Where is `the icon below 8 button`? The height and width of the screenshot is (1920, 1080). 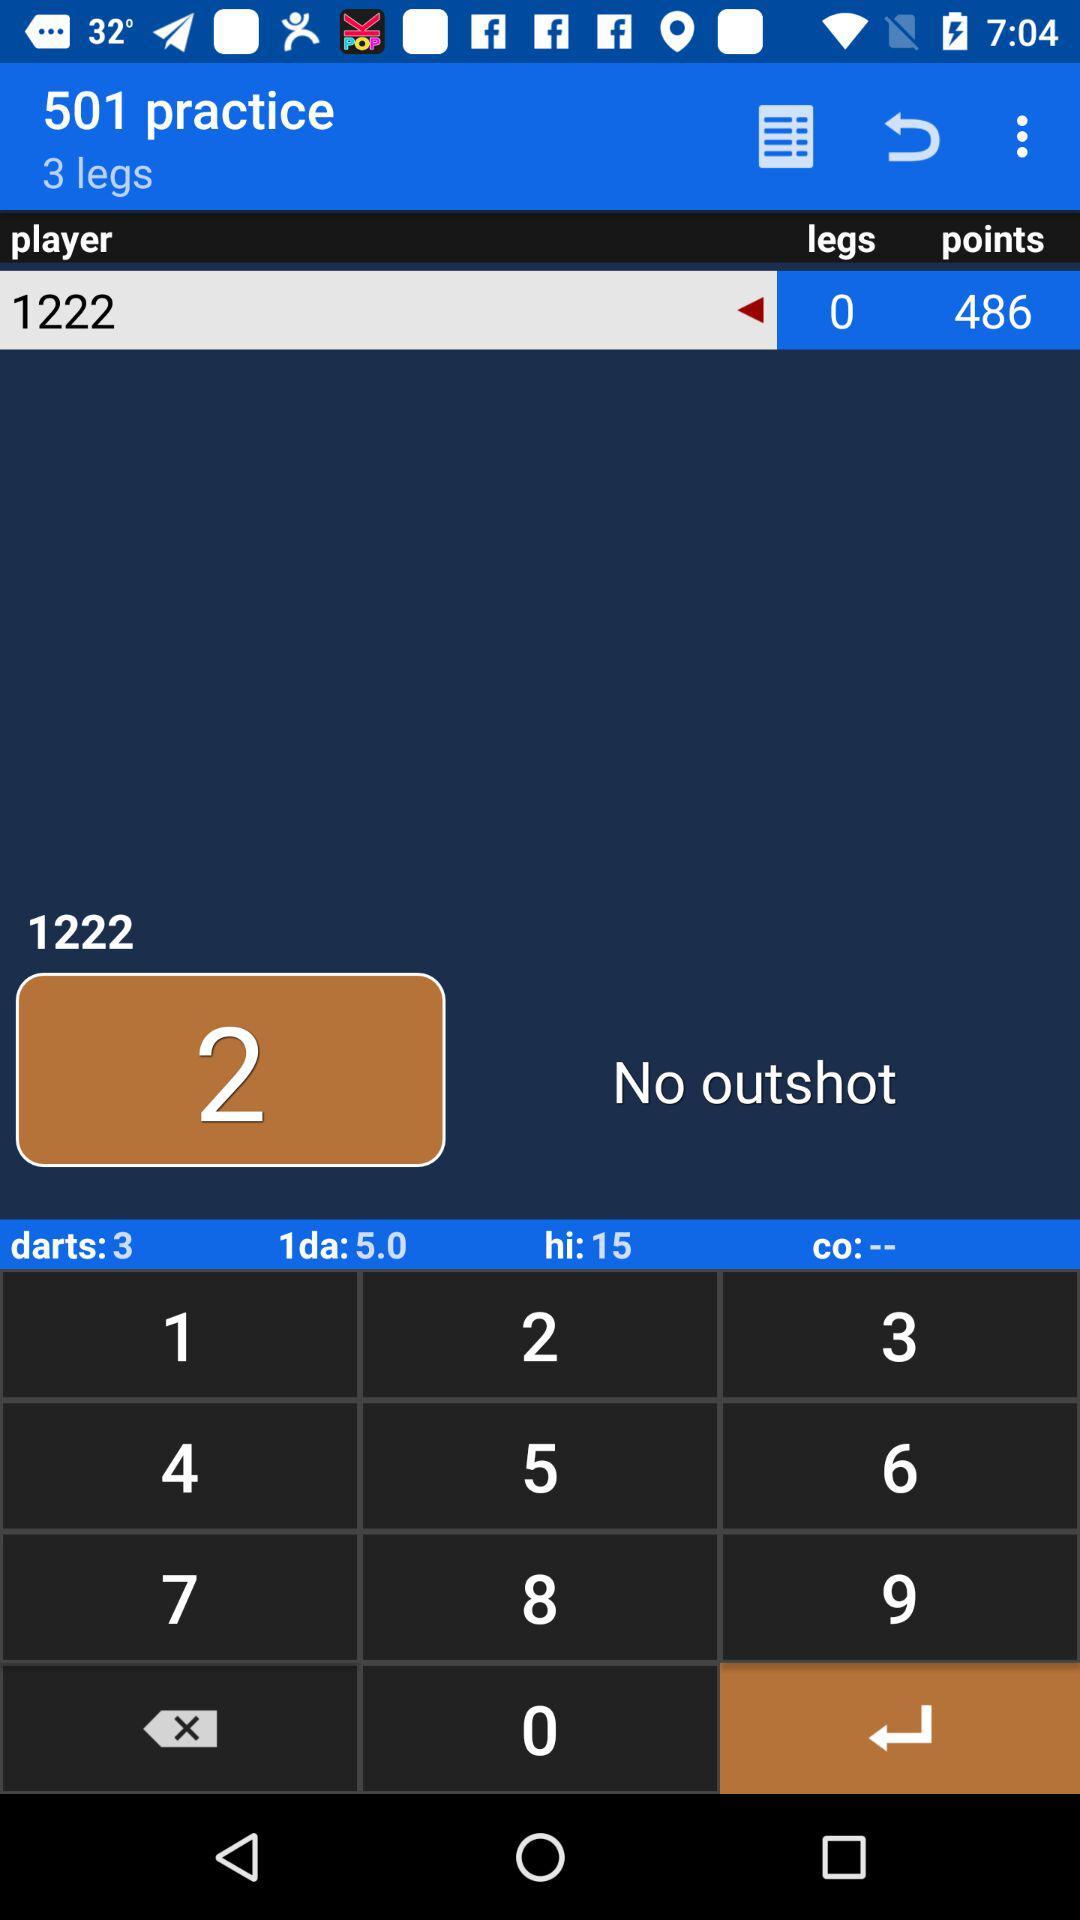
the icon below 8 button is located at coordinates (898, 1727).